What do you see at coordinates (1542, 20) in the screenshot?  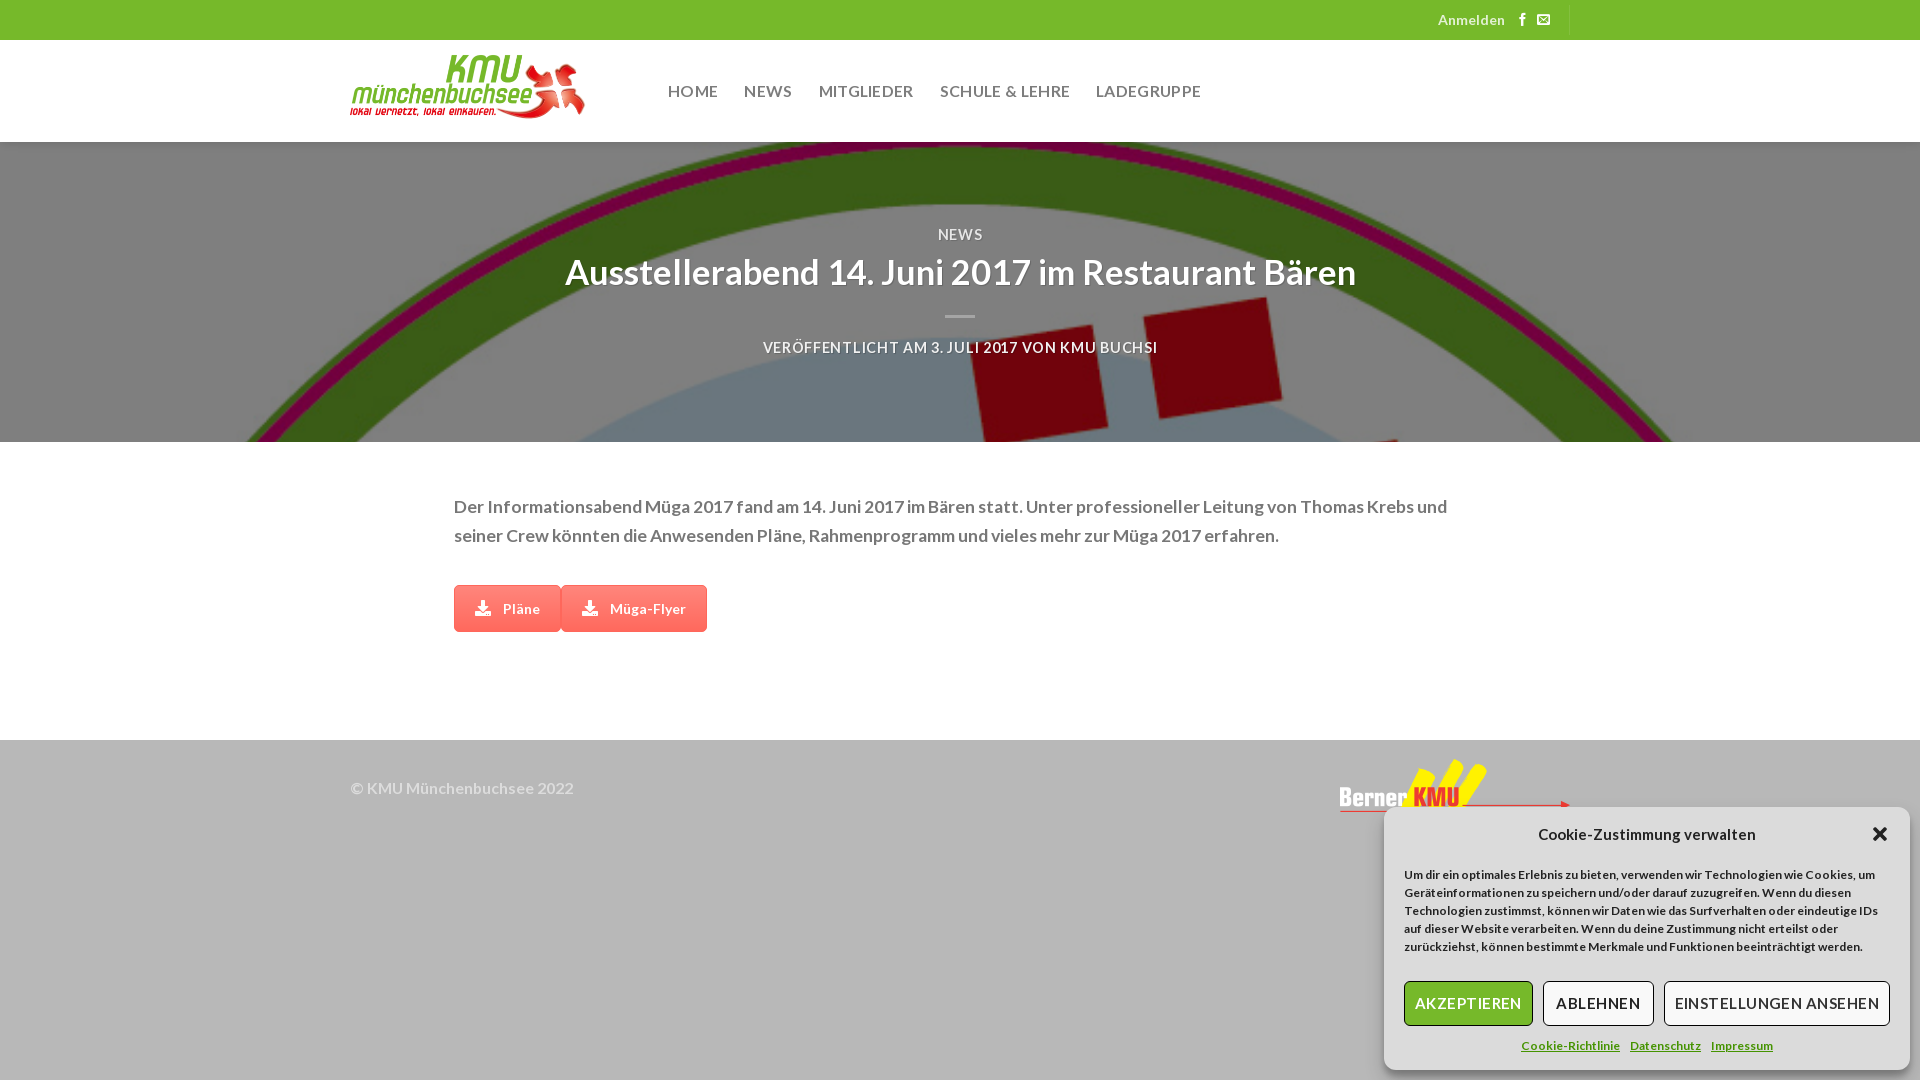 I see `'Sende uns eine E-Mail'` at bounding box center [1542, 20].